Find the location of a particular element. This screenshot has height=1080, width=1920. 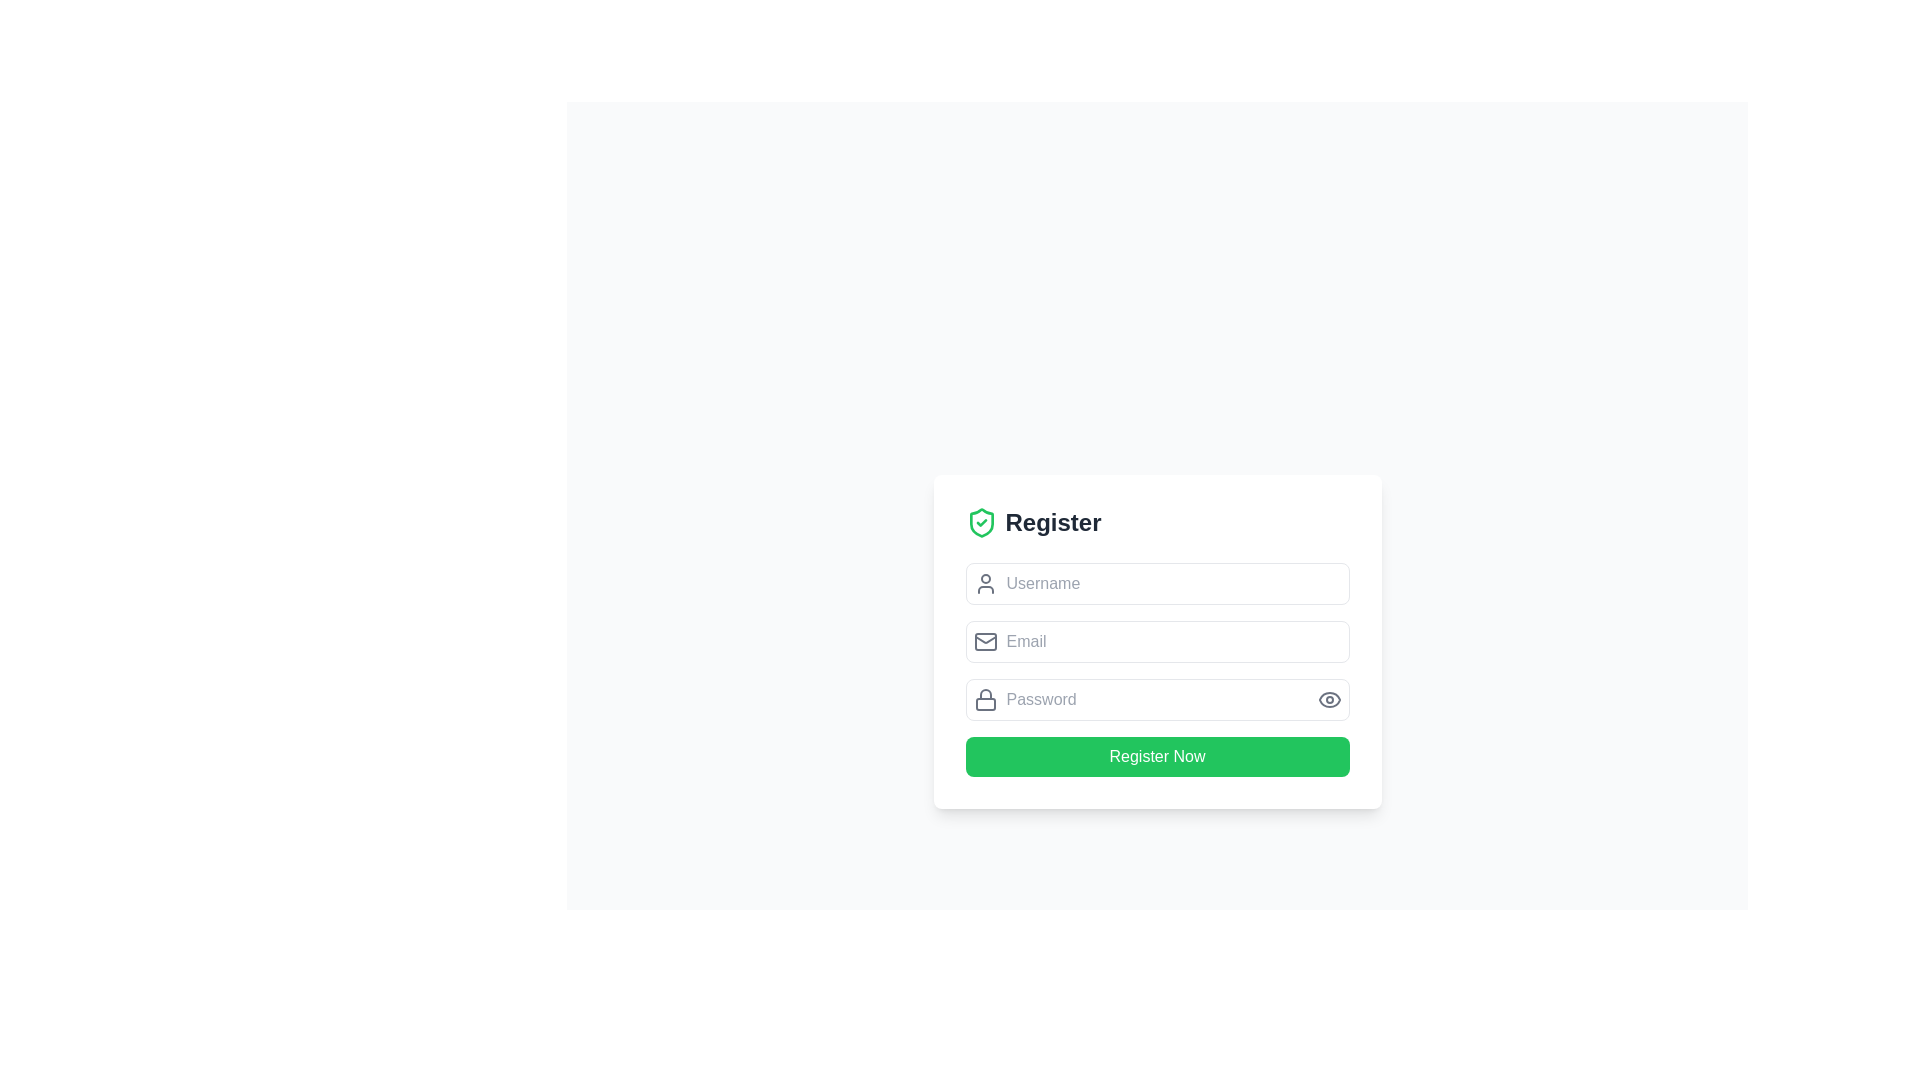

the shield icon located at the top-left corner of the registration form, which indicates that the registration process is secure or verified is located at coordinates (981, 522).